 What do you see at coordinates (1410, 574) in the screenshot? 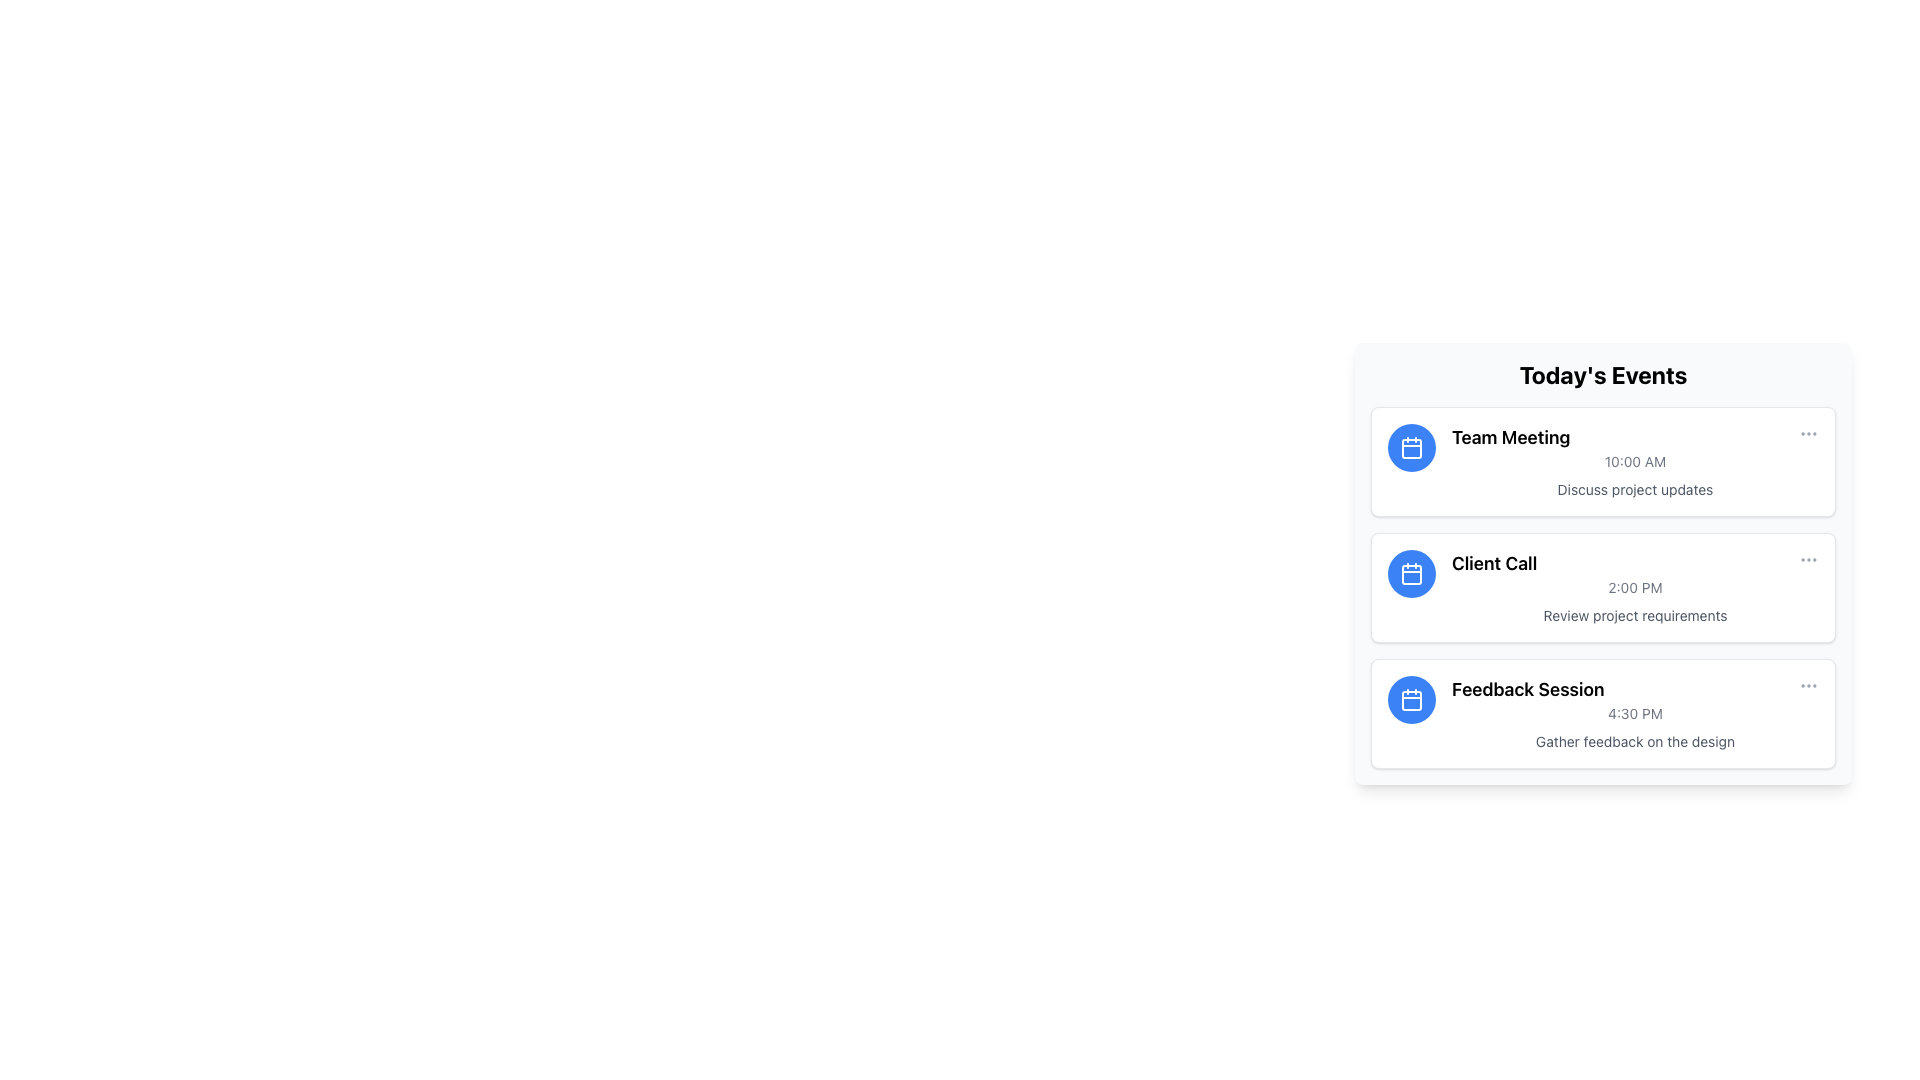
I see `the blue calendar icon with a white background, which is the second event entry in the vertical list of events between 'Team Meeting' and 'Feedback Session'` at bounding box center [1410, 574].